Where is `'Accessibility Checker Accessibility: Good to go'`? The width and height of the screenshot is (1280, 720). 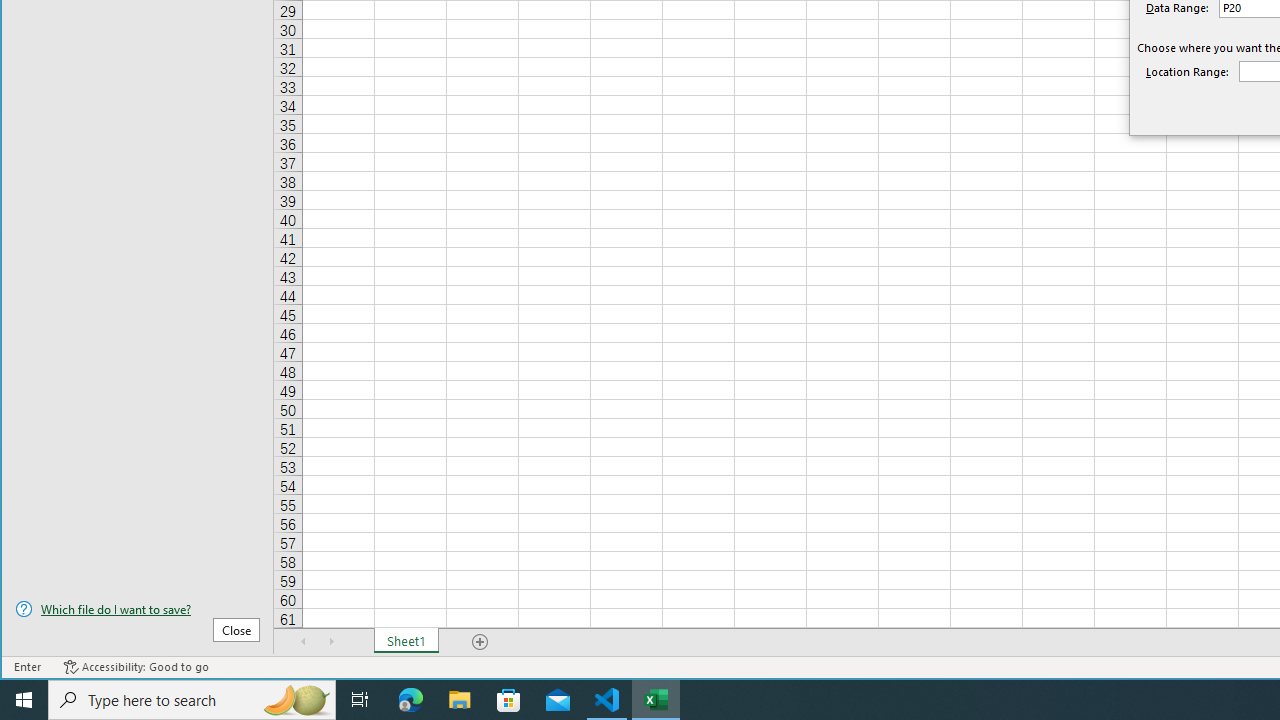
'Accessibility Checker Accessibility: Good to go' is located at coordinates (135, 667).